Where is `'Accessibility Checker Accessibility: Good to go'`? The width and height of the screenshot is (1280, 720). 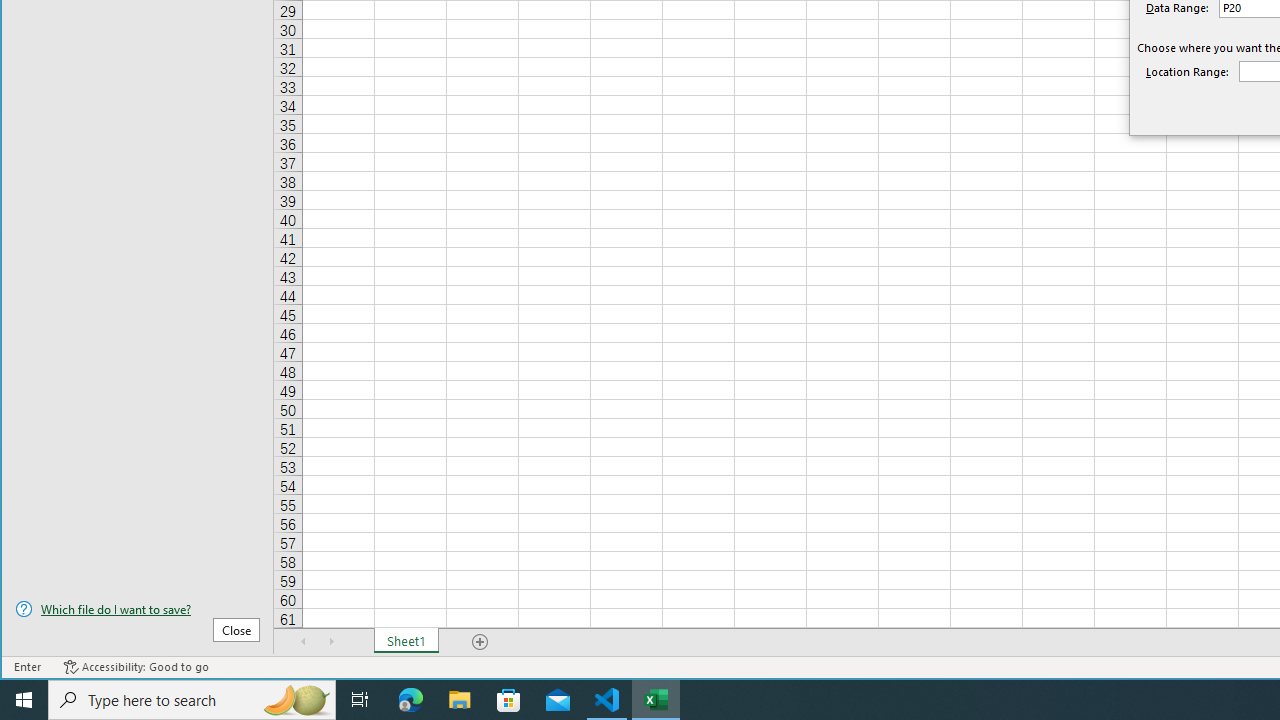
'Accessibility Checker Accessibility: Good to go' is located at coordinates (135, 667).